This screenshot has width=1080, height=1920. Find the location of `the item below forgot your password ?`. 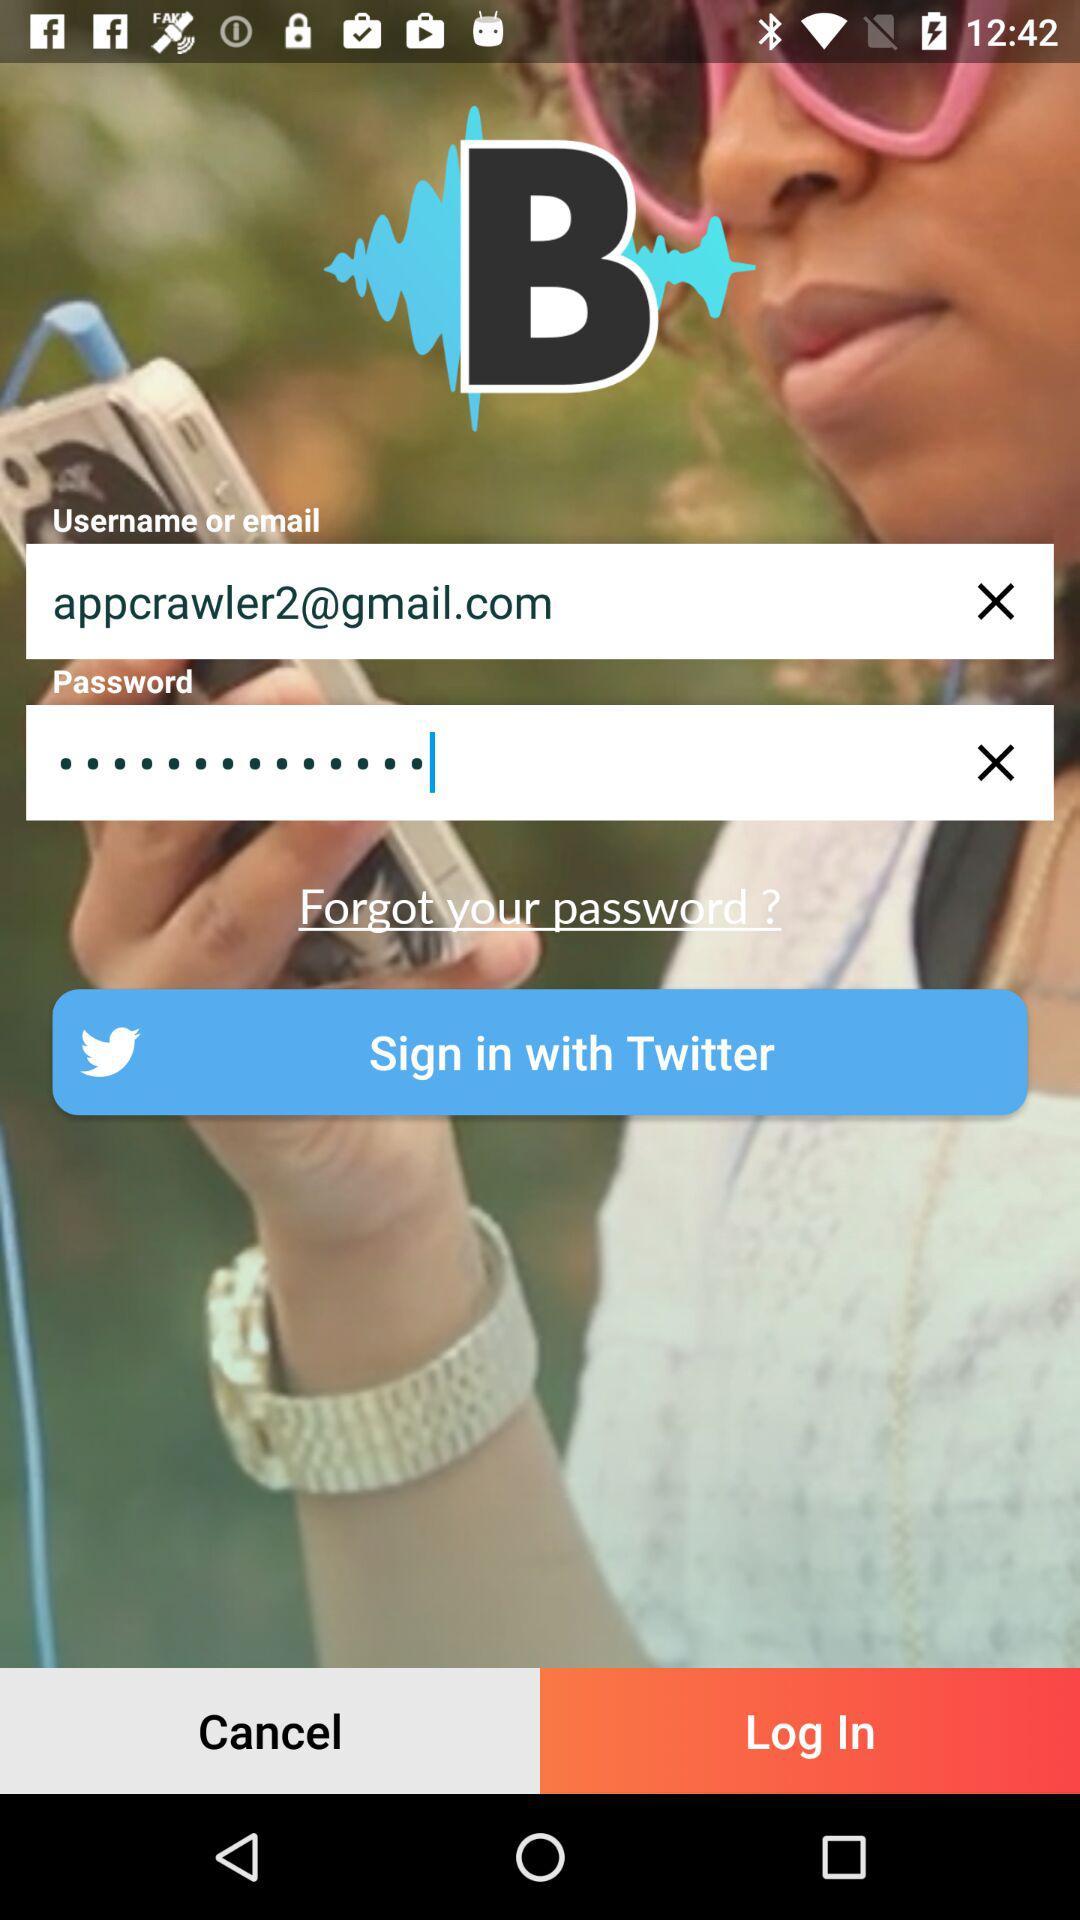

the item below forgot your password ? is located at coordinates (540, 1051).